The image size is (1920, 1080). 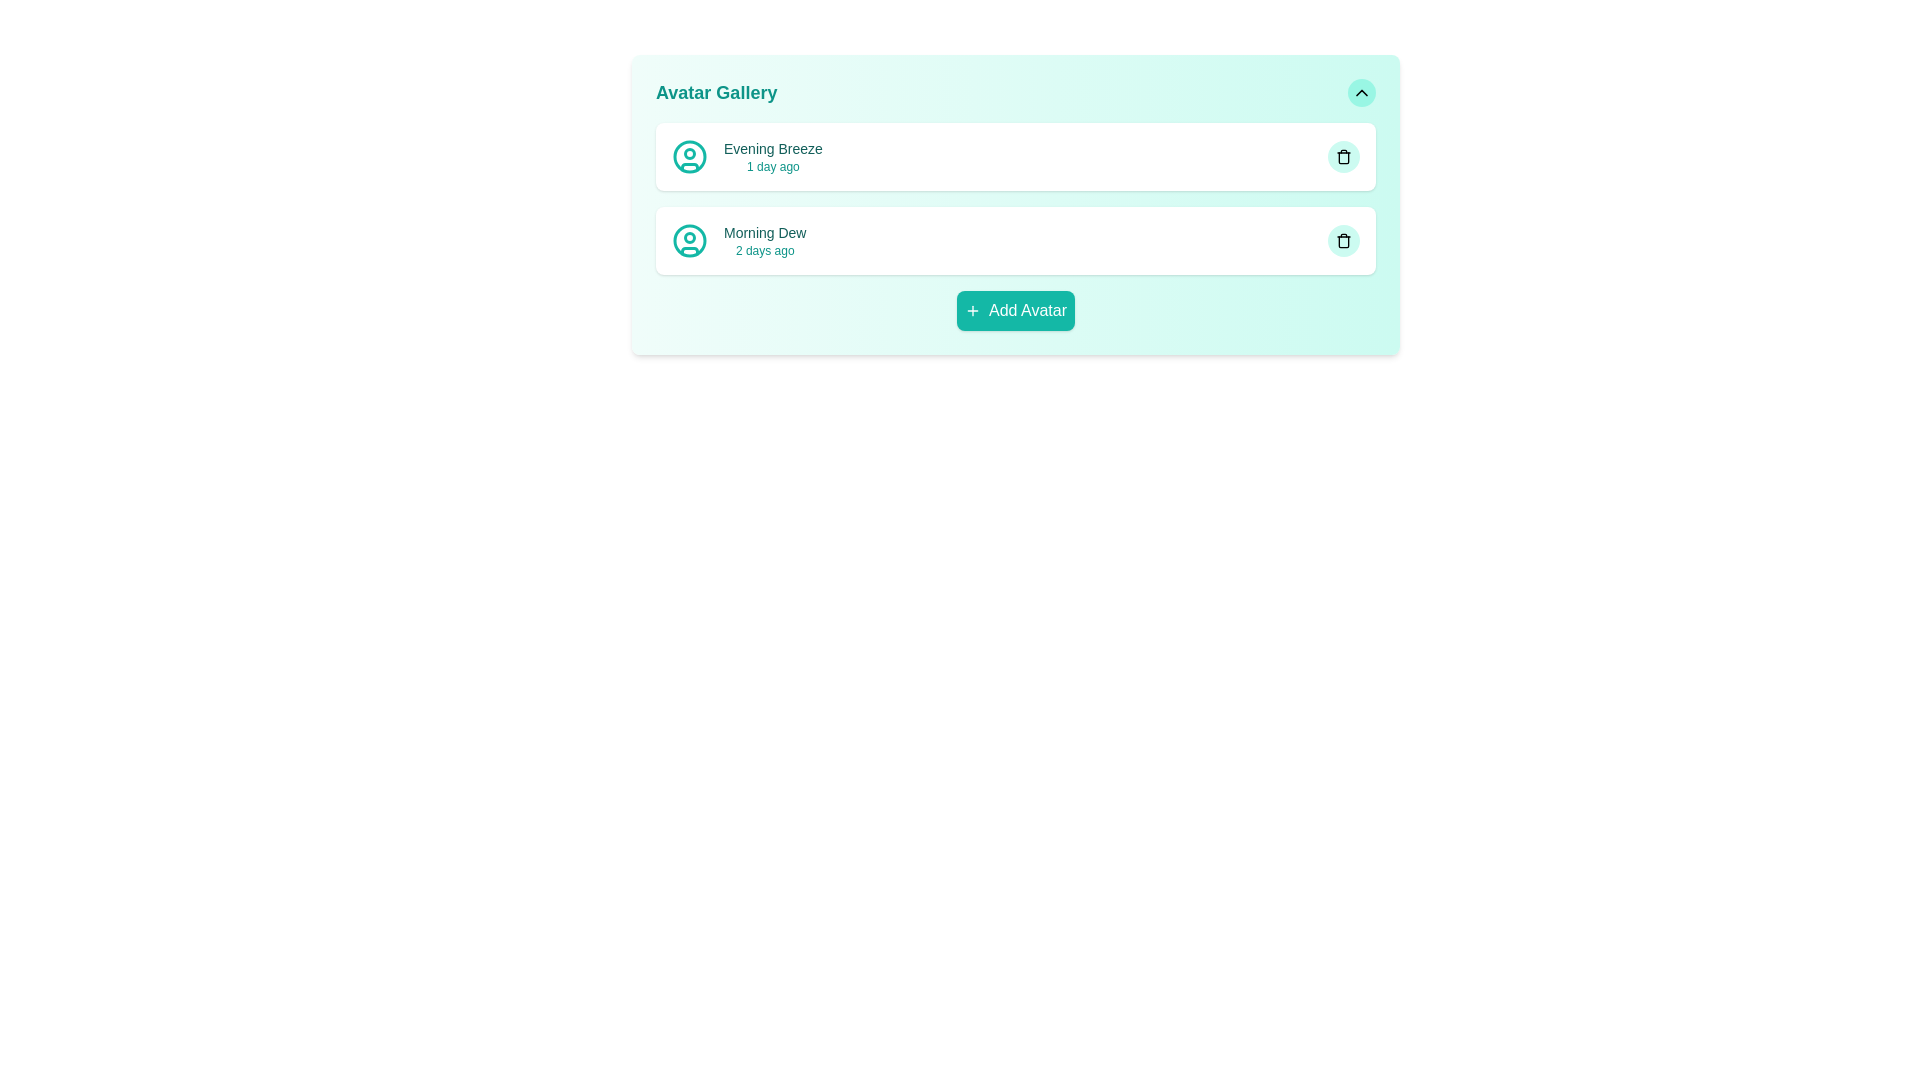 What do you see at coordinates (1361, 92) in the screenshot?
I see `the Chevron icon located` at bounding box center [1361, 92].